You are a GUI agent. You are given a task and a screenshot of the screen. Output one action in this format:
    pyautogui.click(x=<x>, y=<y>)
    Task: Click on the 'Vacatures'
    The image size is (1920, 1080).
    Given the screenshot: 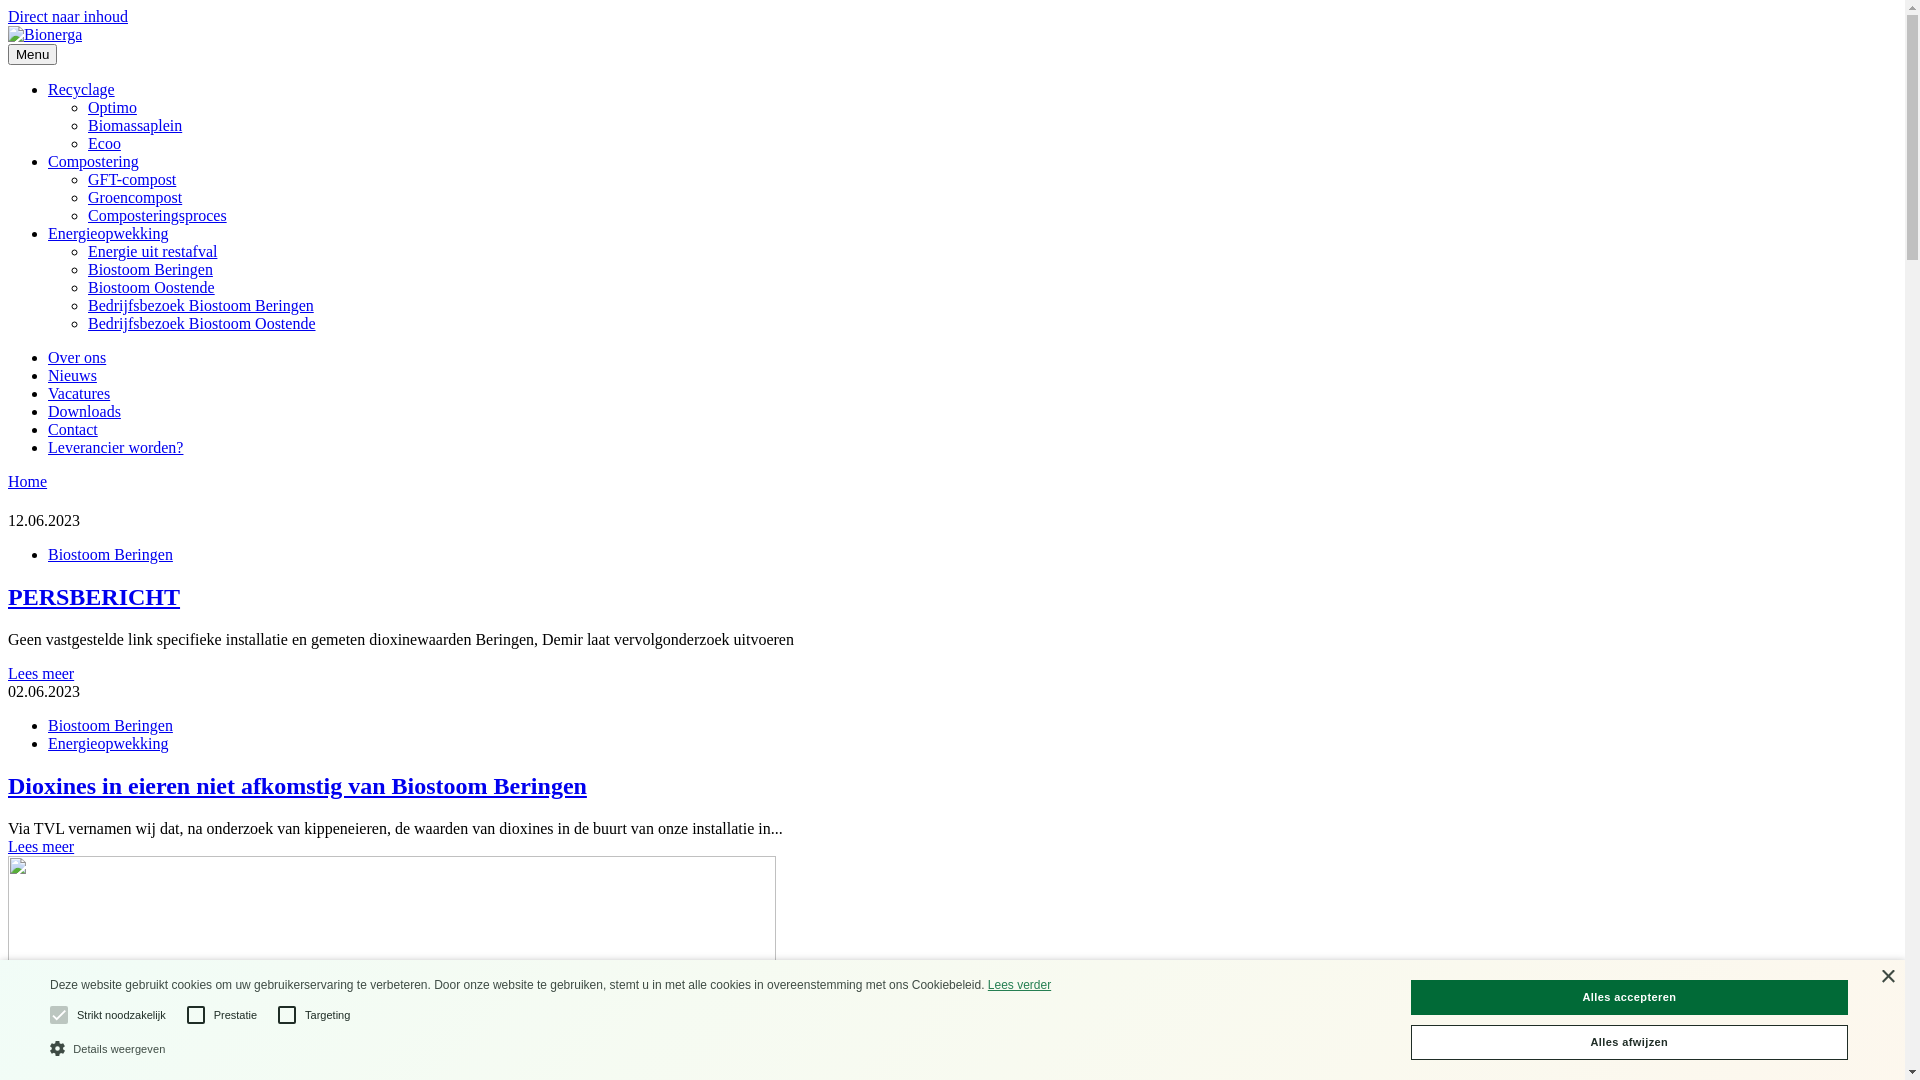 What is the action you would take?
    pyautogui.click(x=78, y=393)
    